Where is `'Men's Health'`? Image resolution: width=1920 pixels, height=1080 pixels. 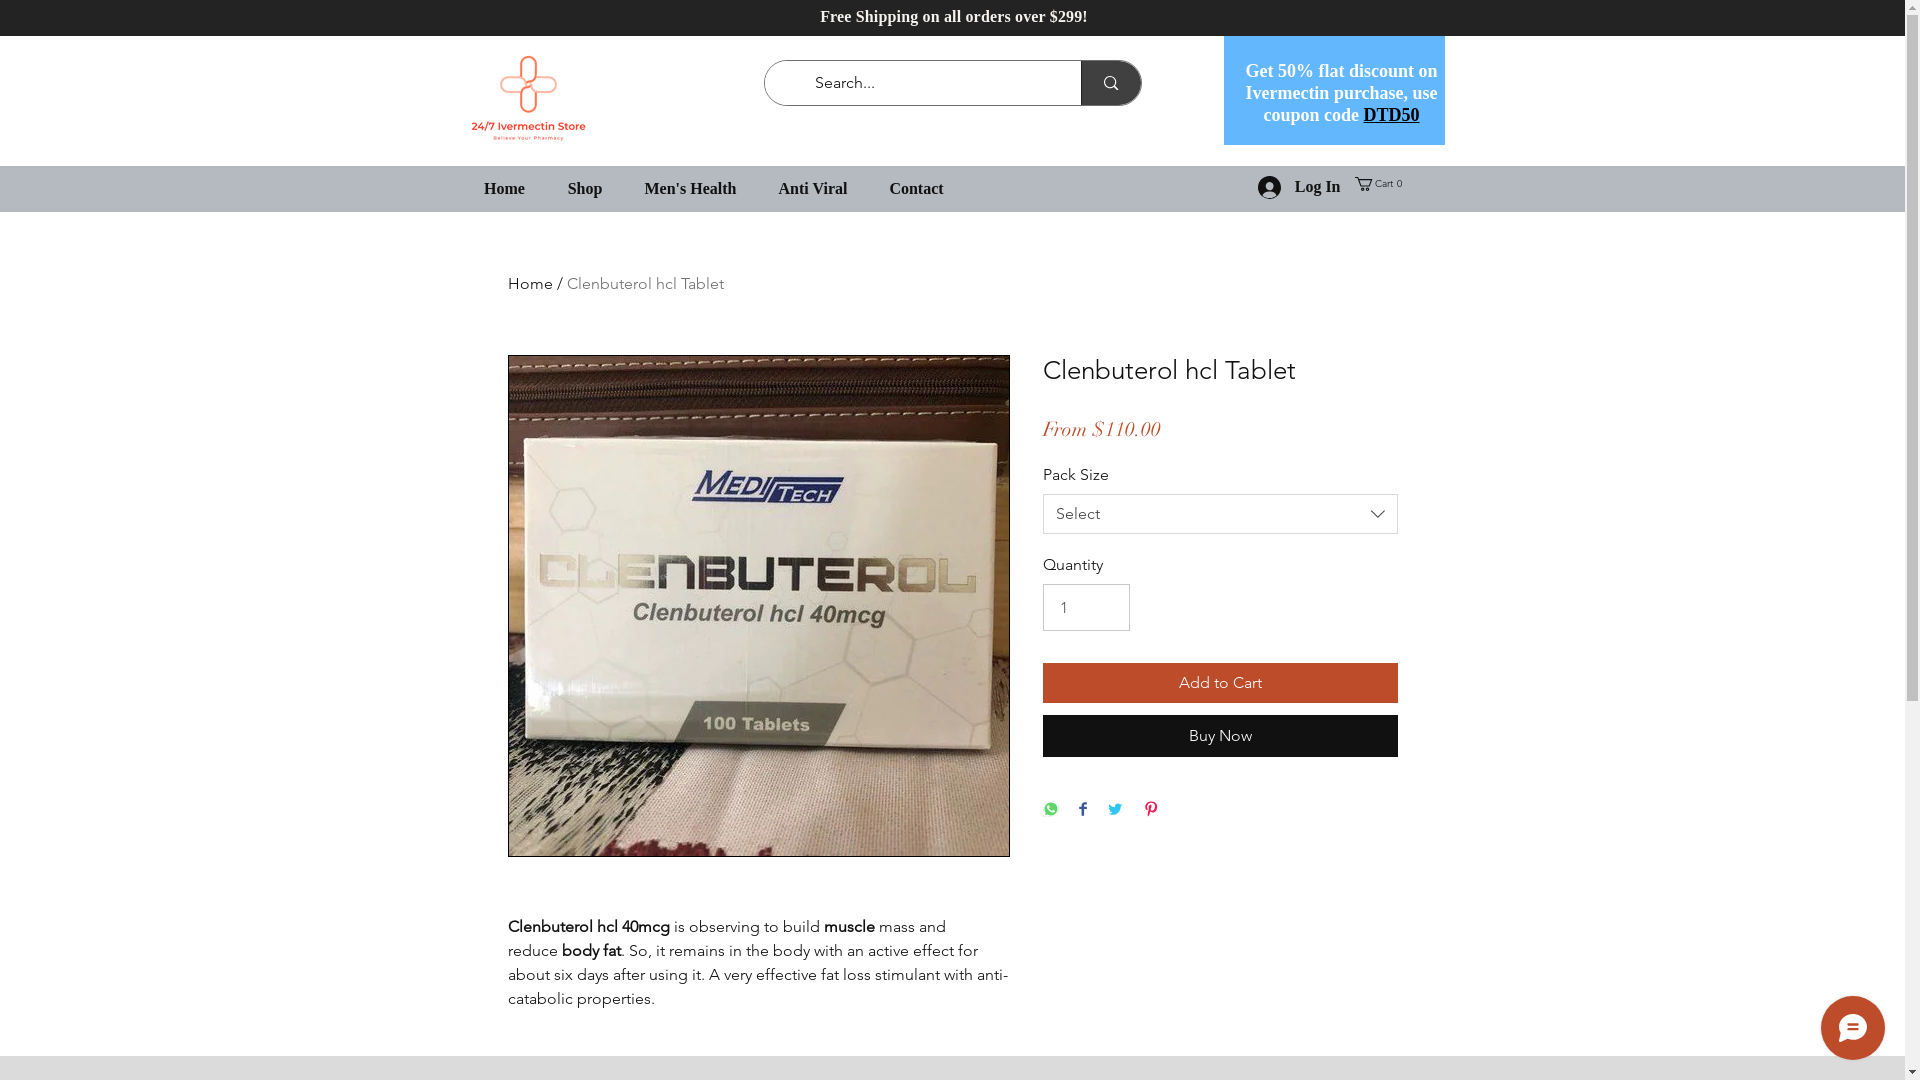
'Men's Health' is located at coordinates (691, 188).